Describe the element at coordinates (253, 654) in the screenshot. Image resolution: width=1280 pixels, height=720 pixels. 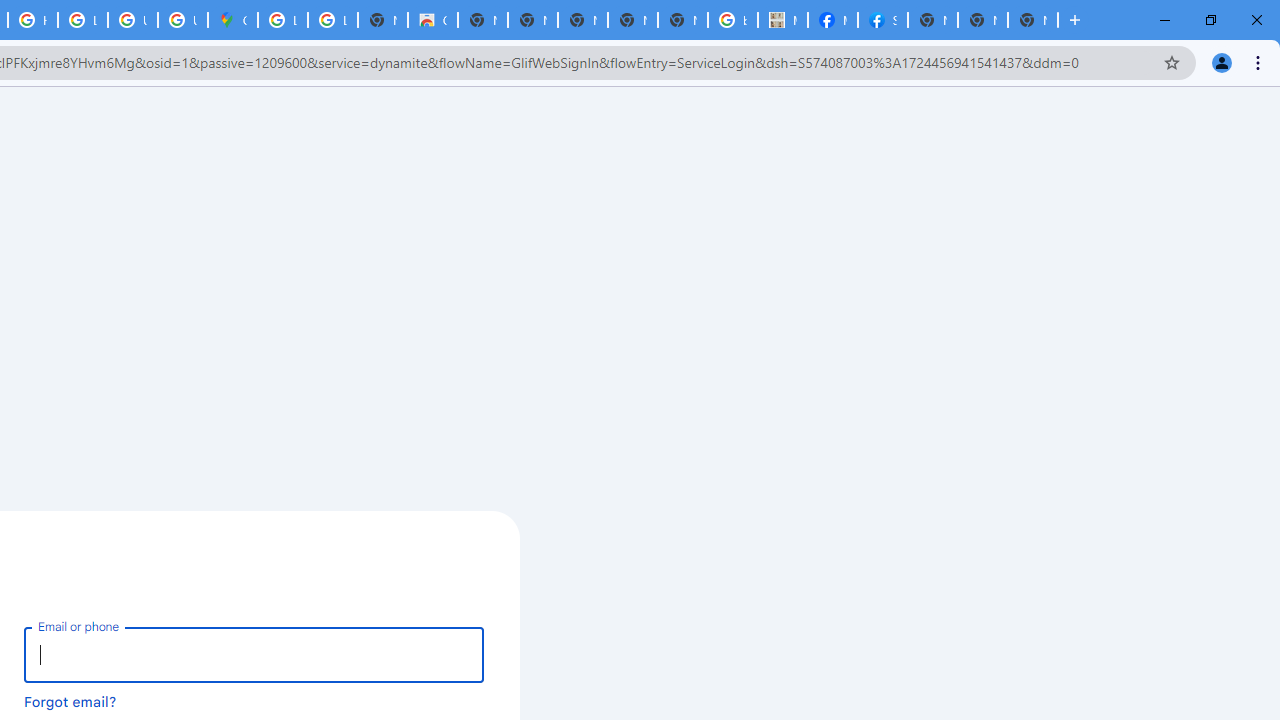
I see `'Email or phone'` at that location.